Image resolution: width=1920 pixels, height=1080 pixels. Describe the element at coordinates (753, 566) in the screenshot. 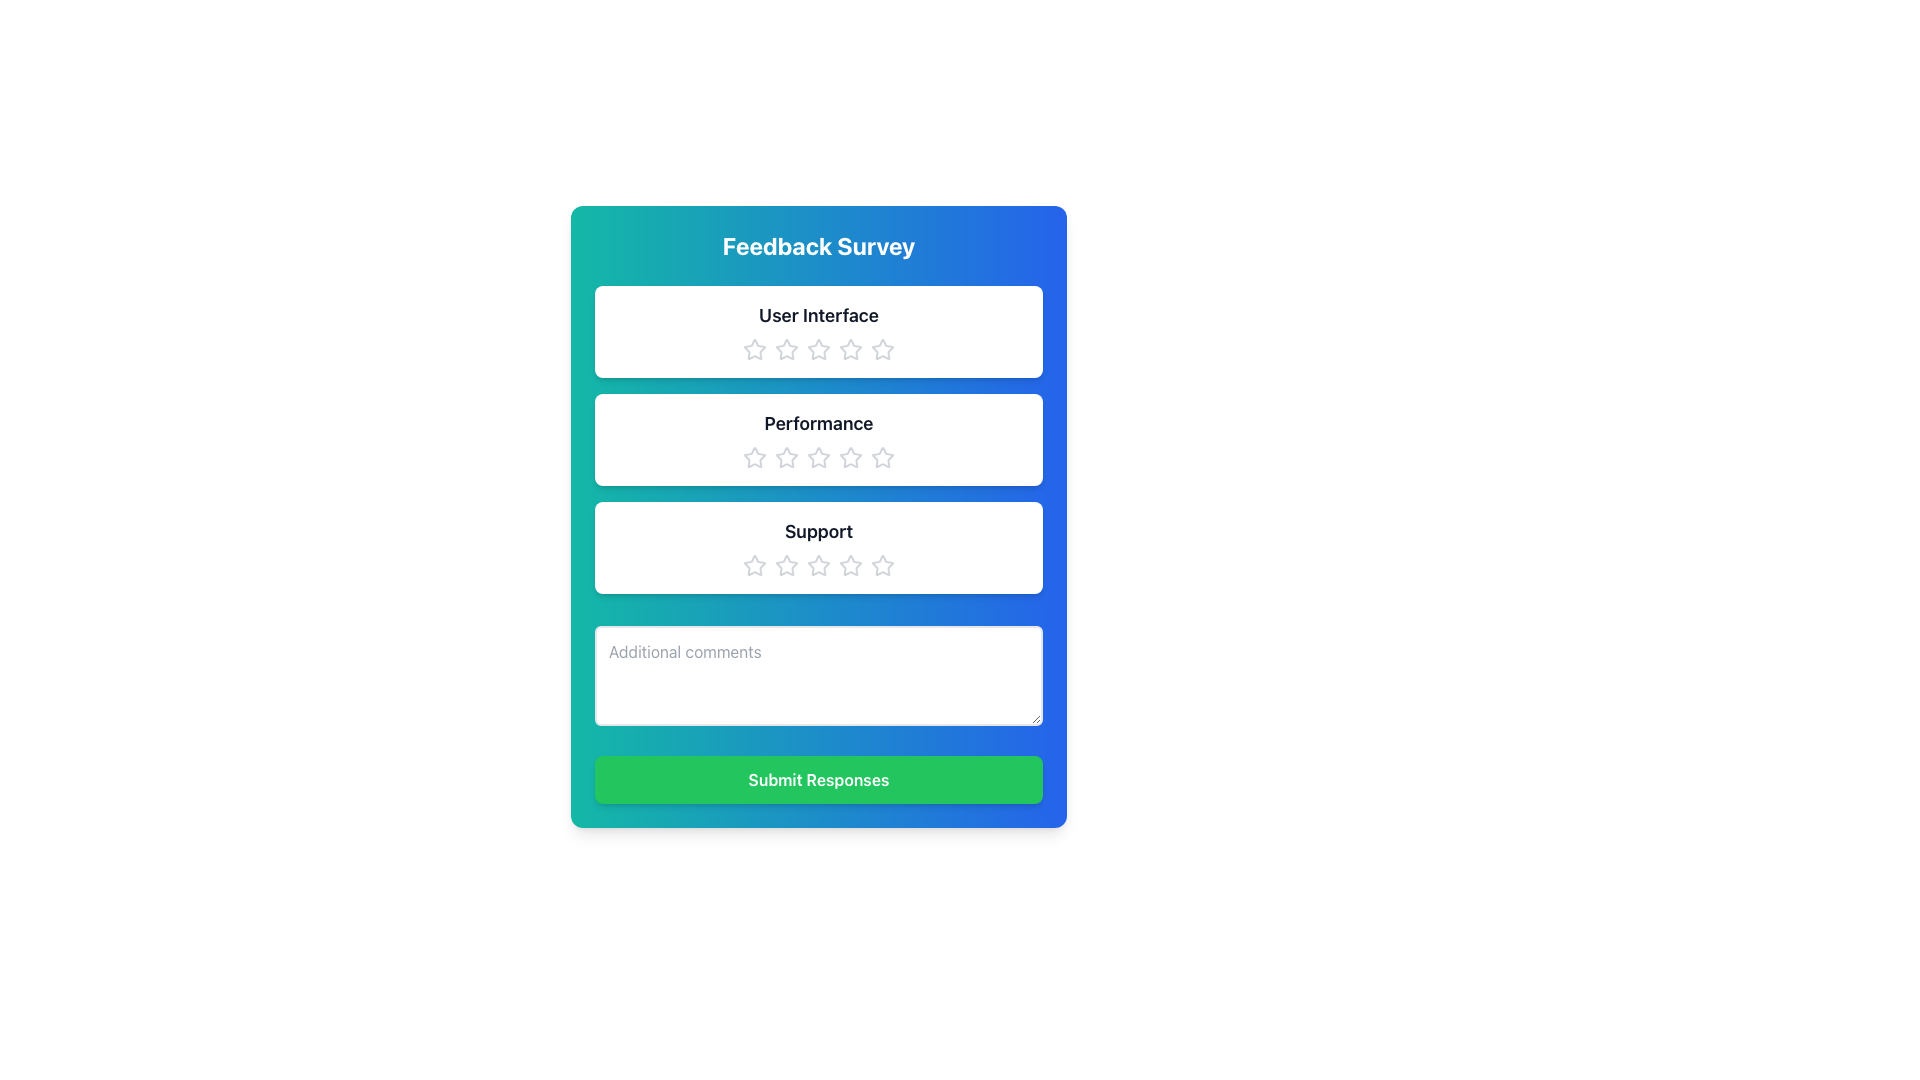

I see `the second star icon from the left in the horizontal row of stars under the 'Support' label` at that location.